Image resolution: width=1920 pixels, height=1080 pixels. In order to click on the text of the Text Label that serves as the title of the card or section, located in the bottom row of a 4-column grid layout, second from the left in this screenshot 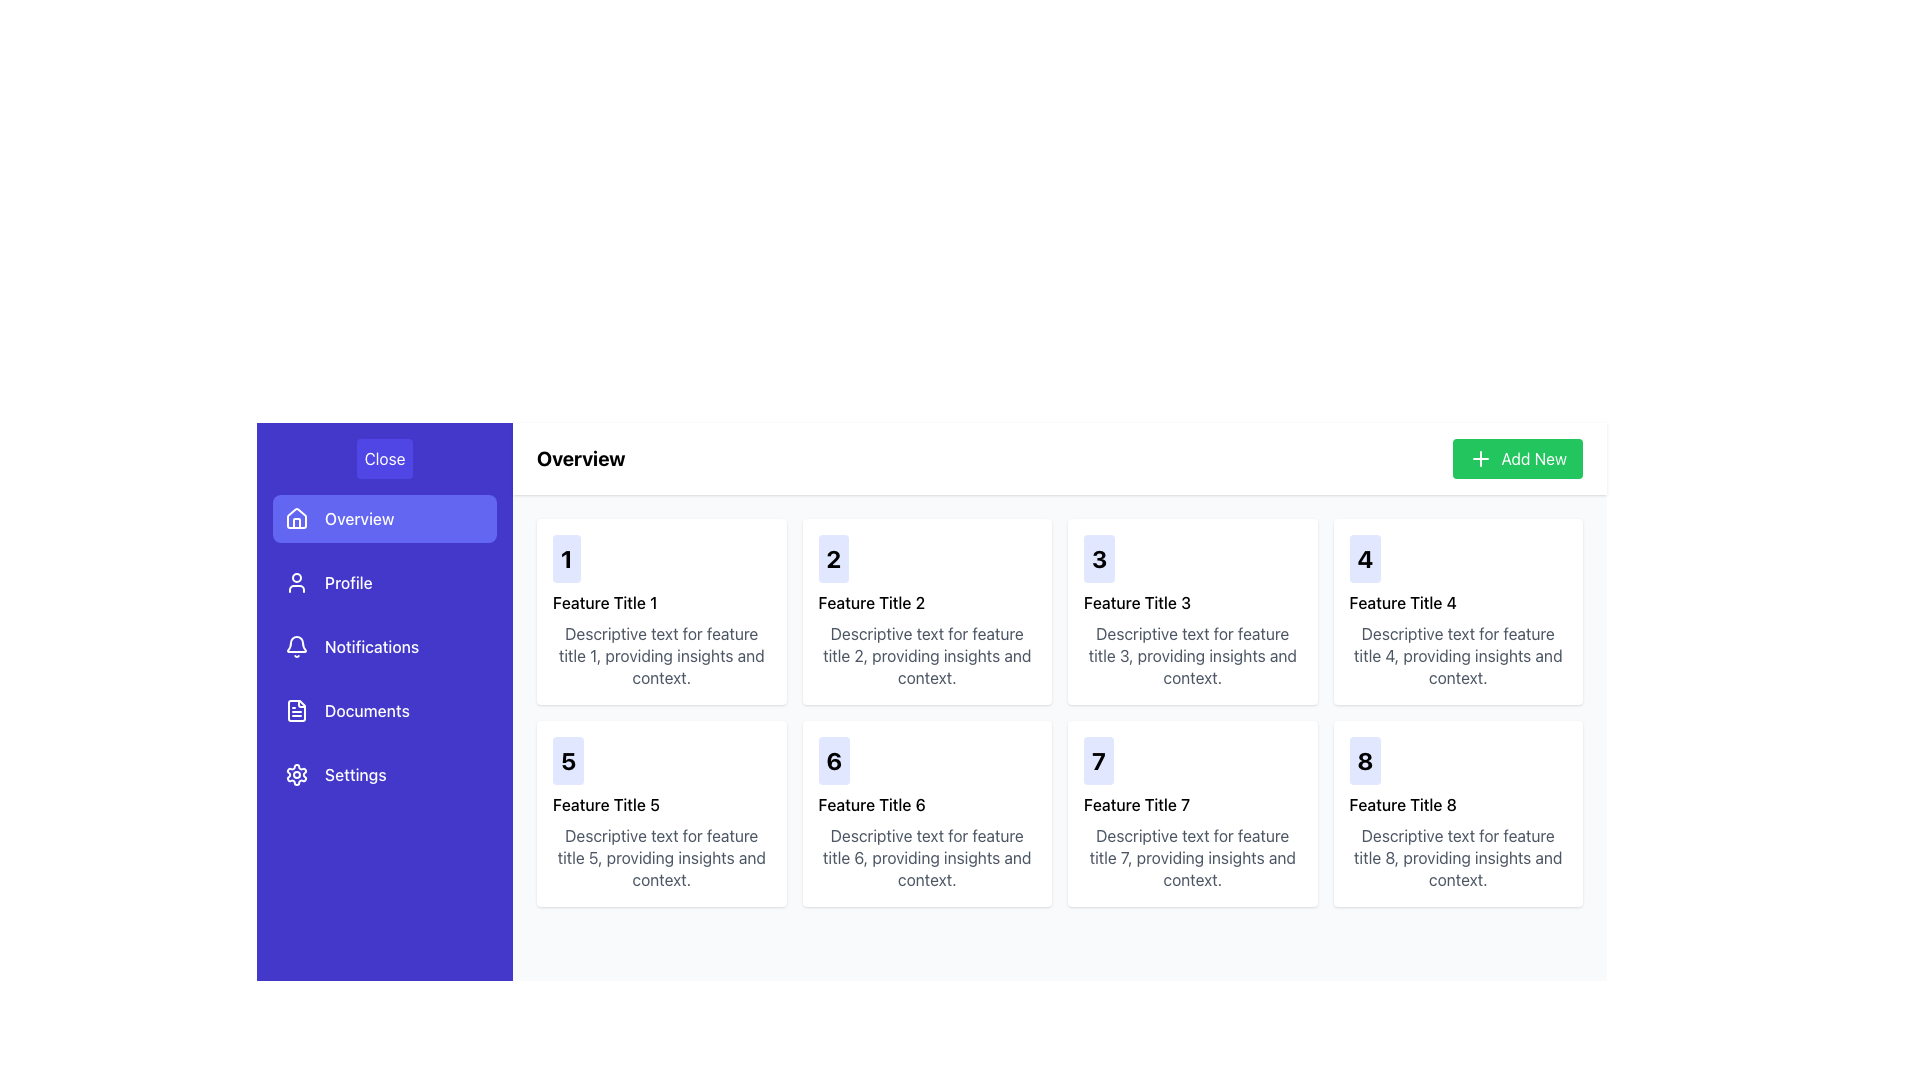, I will do `click(872, 804)`.